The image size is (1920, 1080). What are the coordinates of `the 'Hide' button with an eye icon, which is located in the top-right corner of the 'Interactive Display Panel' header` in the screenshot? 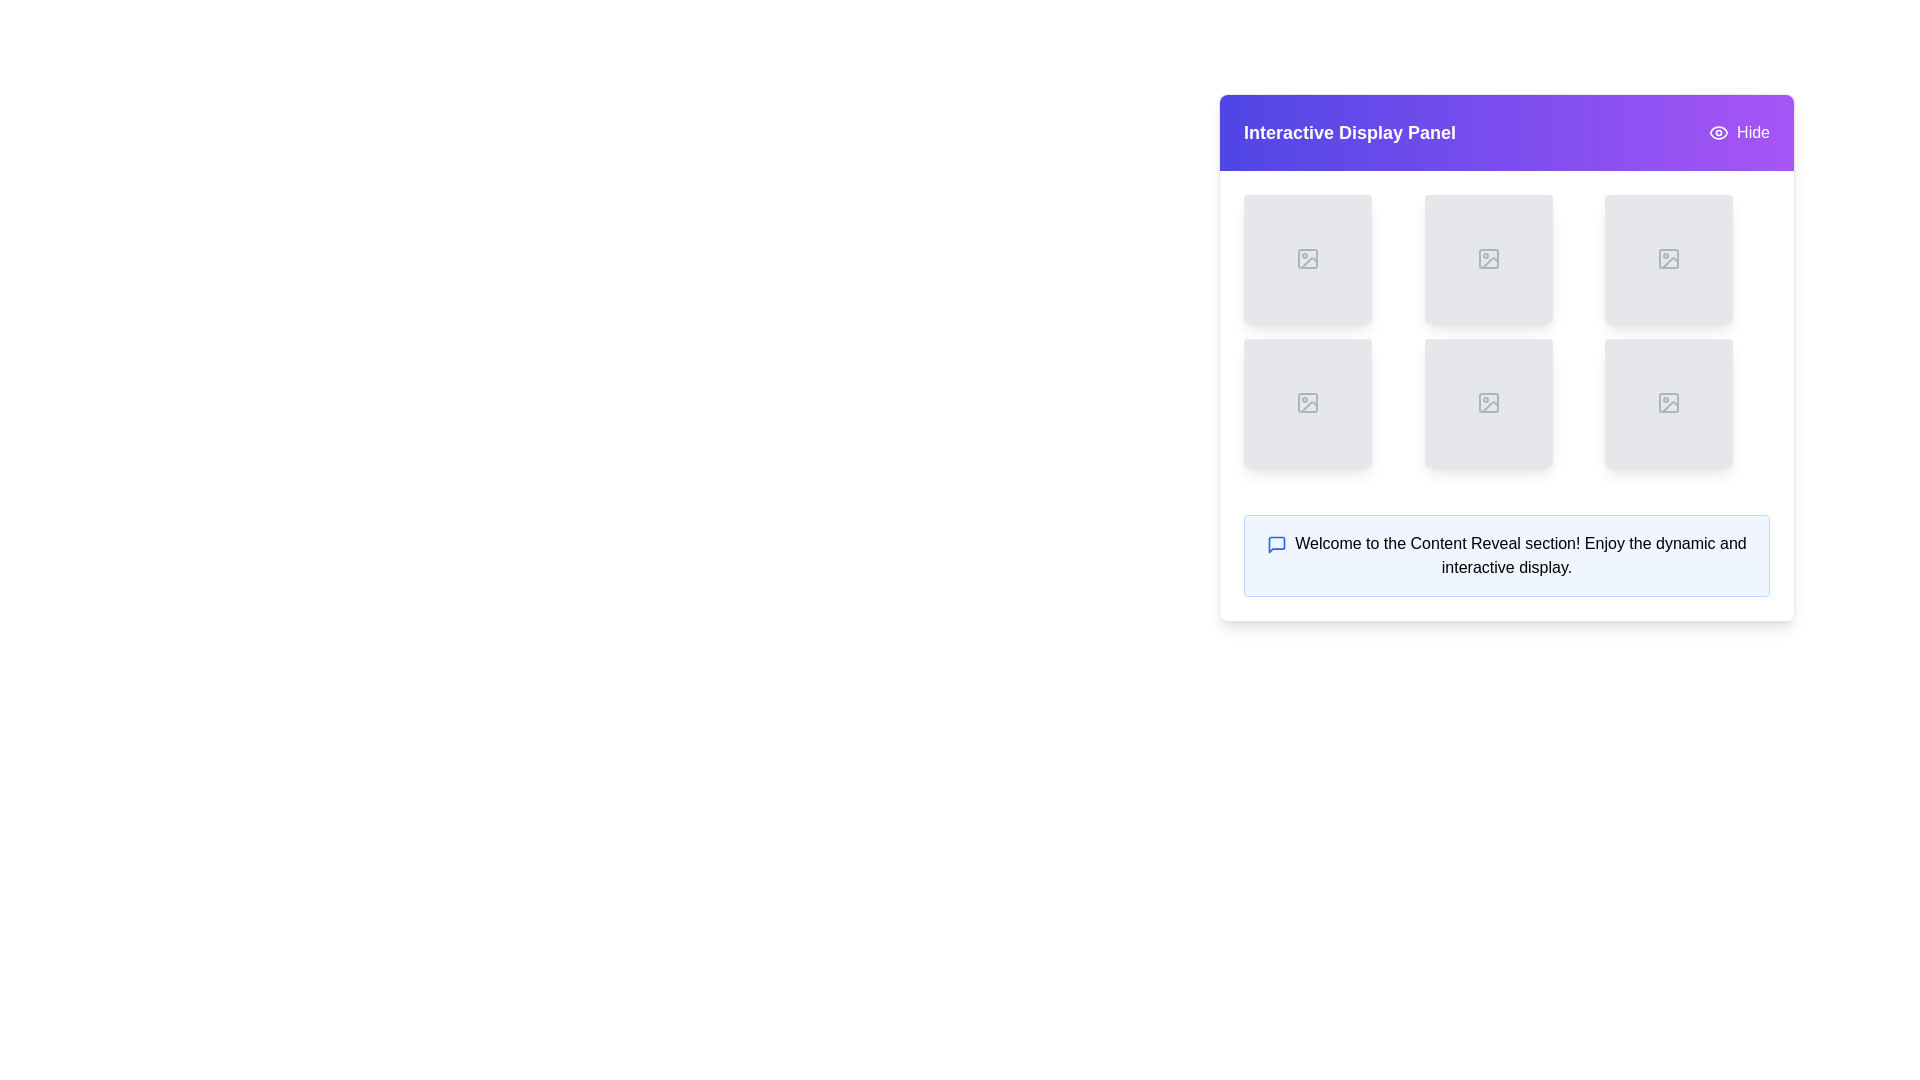 It's located at (1738, 132).